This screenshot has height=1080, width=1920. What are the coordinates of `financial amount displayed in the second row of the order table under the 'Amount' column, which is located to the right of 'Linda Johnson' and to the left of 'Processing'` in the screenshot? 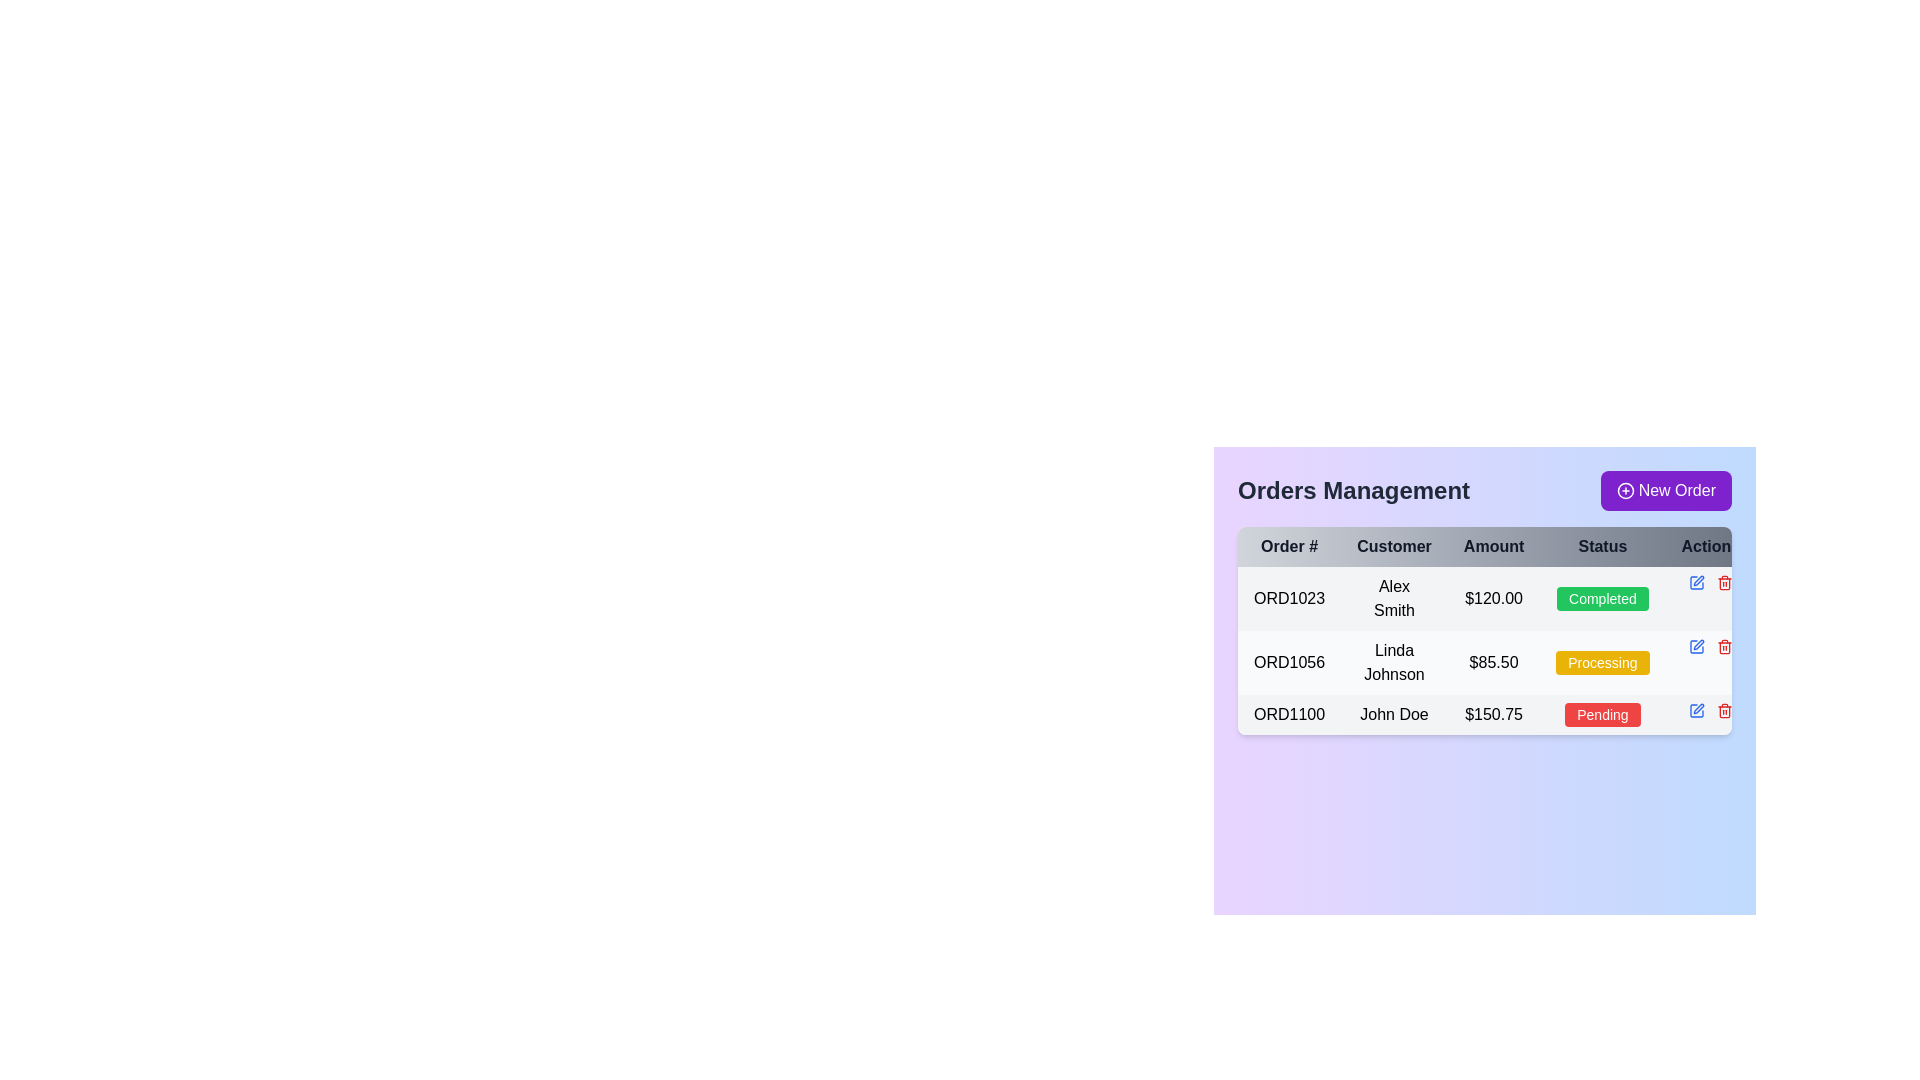 It's located at (1497, 651).